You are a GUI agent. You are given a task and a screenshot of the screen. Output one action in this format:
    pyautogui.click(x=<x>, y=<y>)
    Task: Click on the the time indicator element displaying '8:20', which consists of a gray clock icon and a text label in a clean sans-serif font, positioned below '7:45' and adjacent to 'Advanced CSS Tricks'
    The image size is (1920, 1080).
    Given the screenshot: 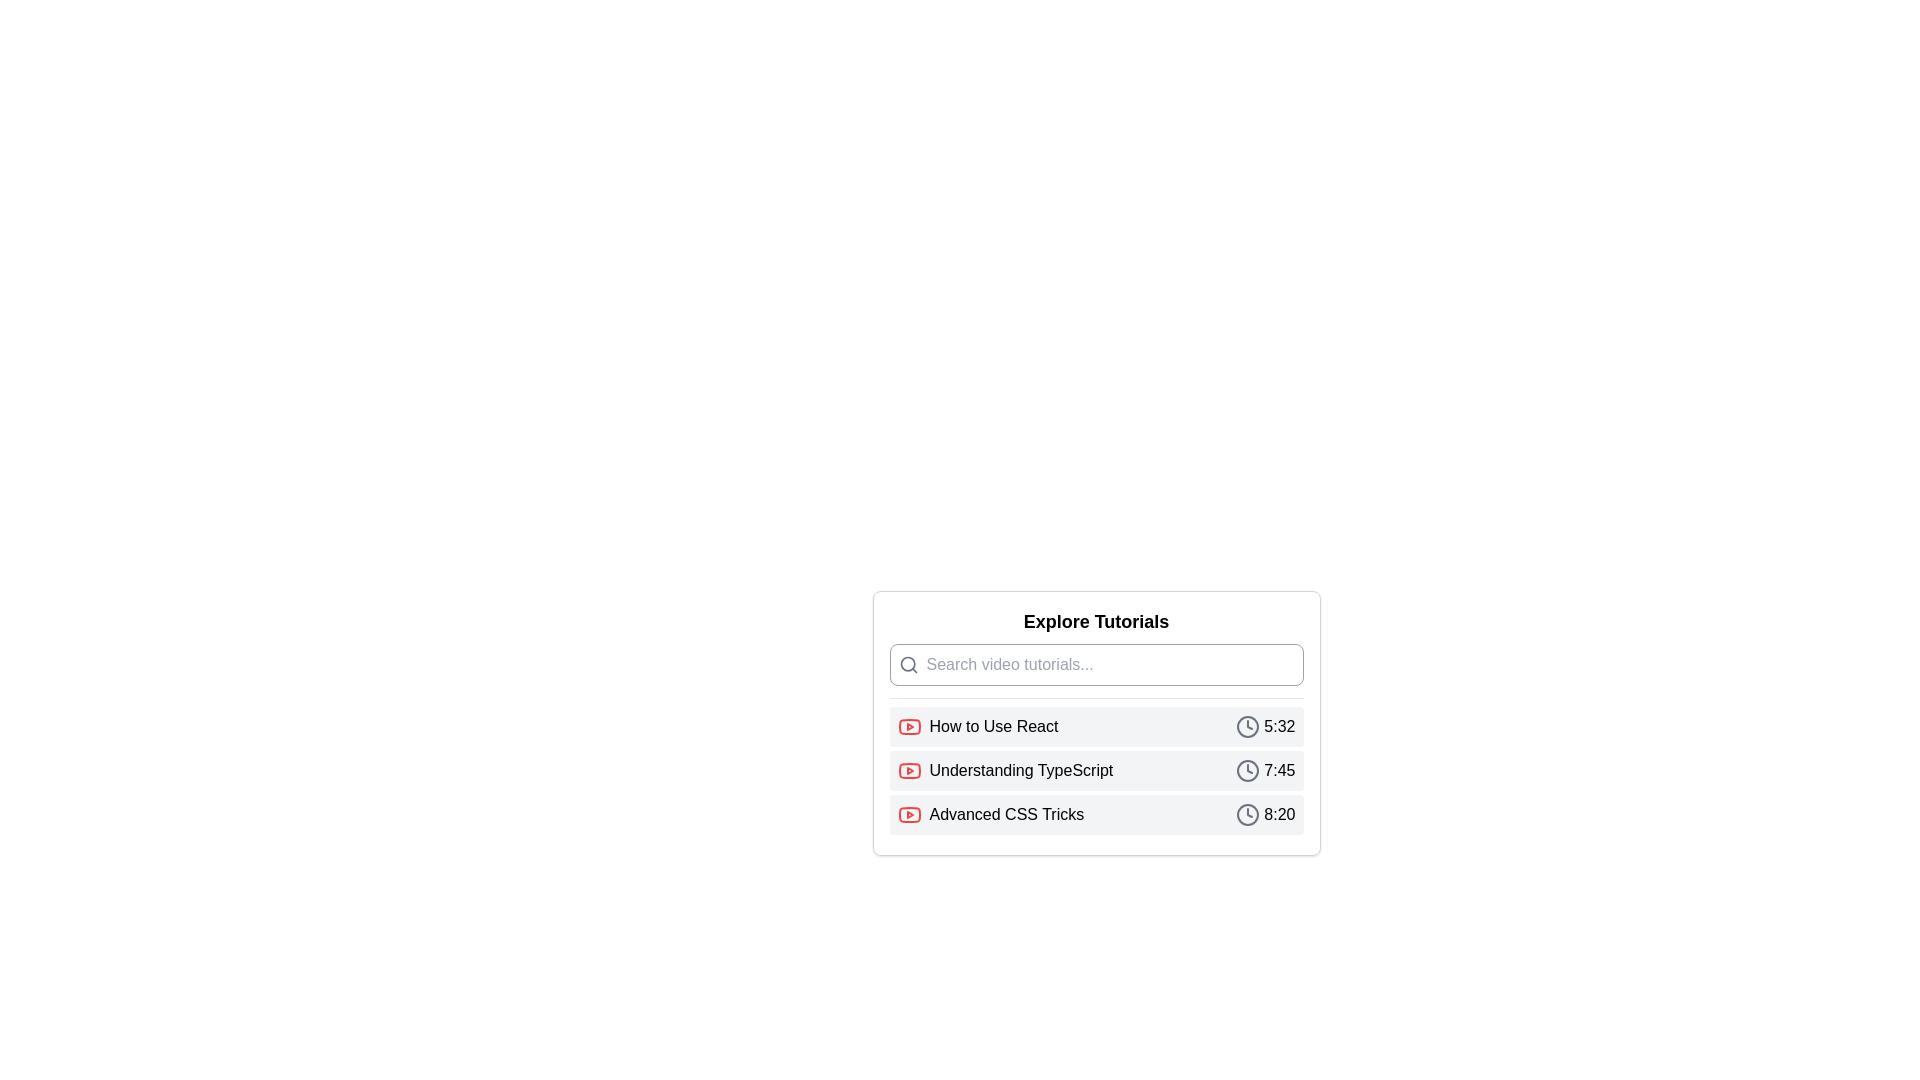 What is the action you would take?
    pyautogui.click(x=1264, y=814)
    